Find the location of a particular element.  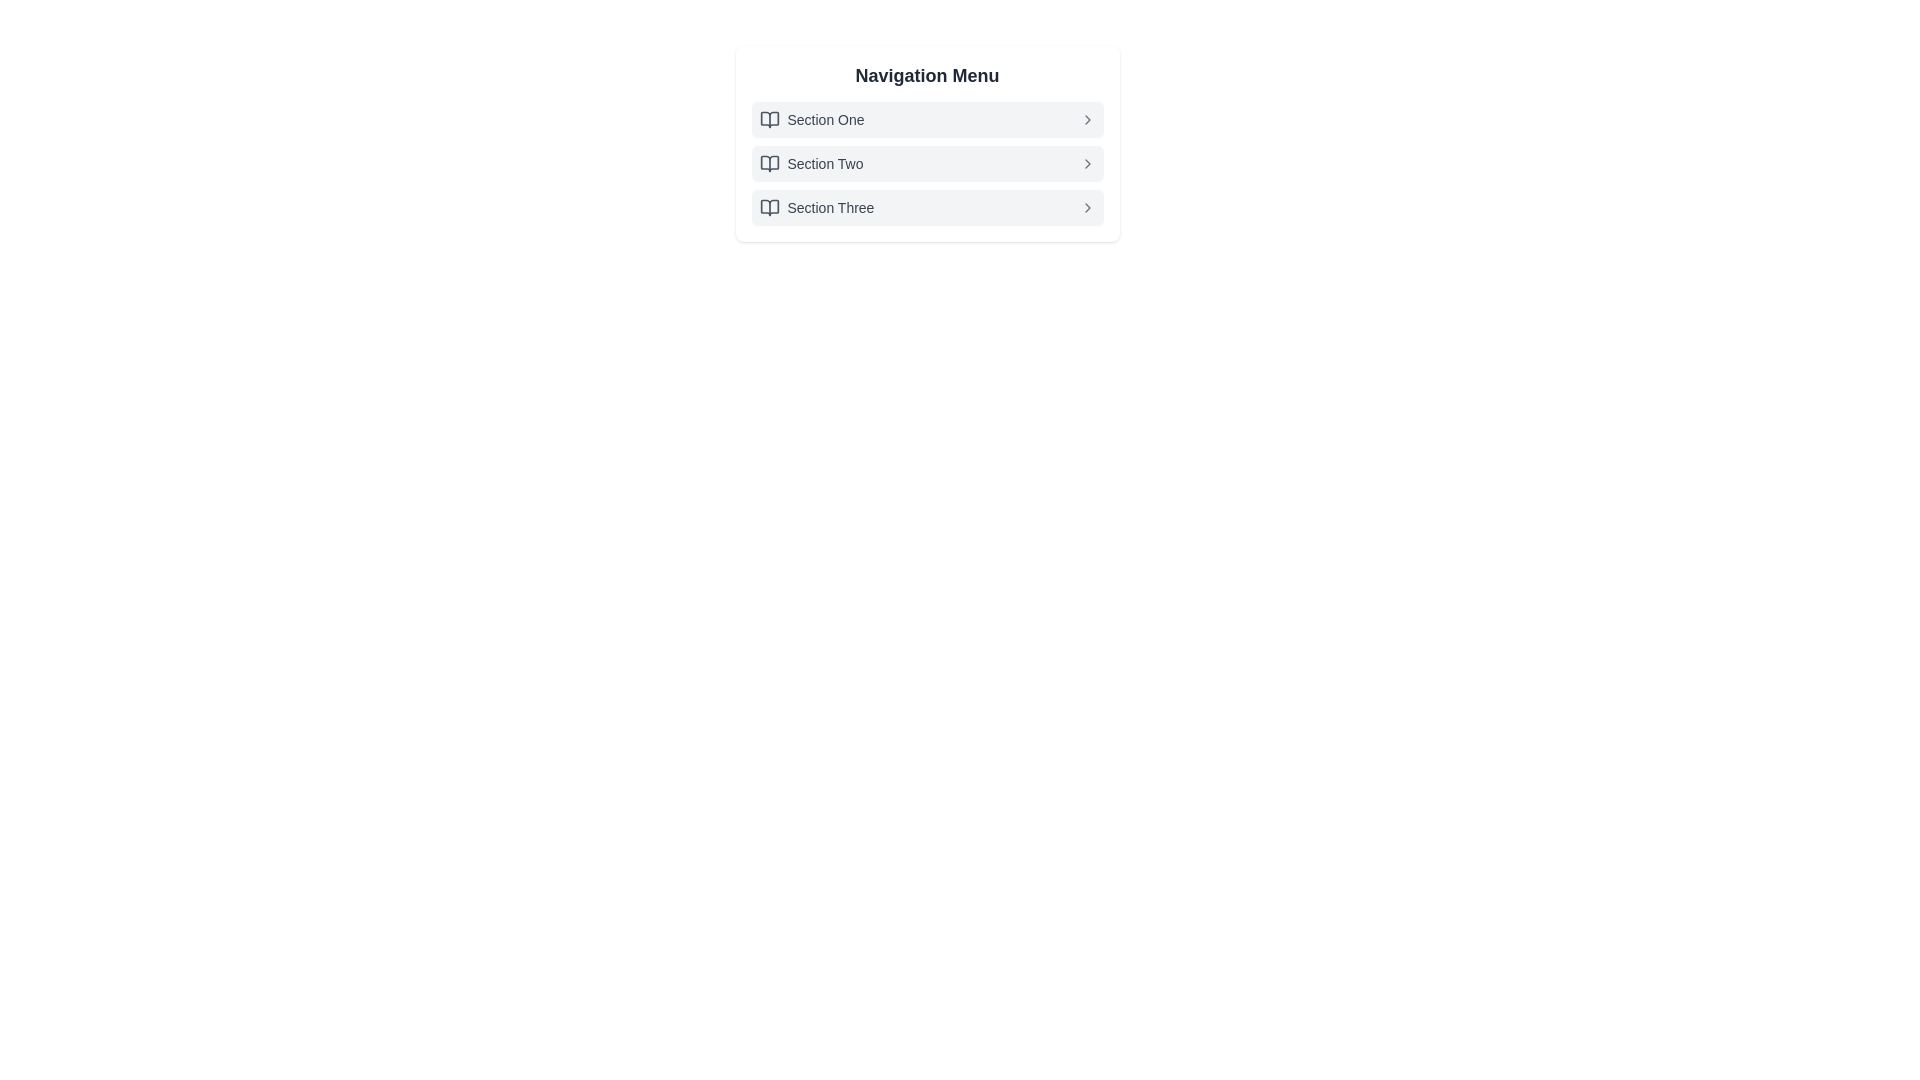

text from the header Text Label located at the top of the white card-like area, which categorizes the sections beneath it into a navigation menu is located at coordinates (926, 75).